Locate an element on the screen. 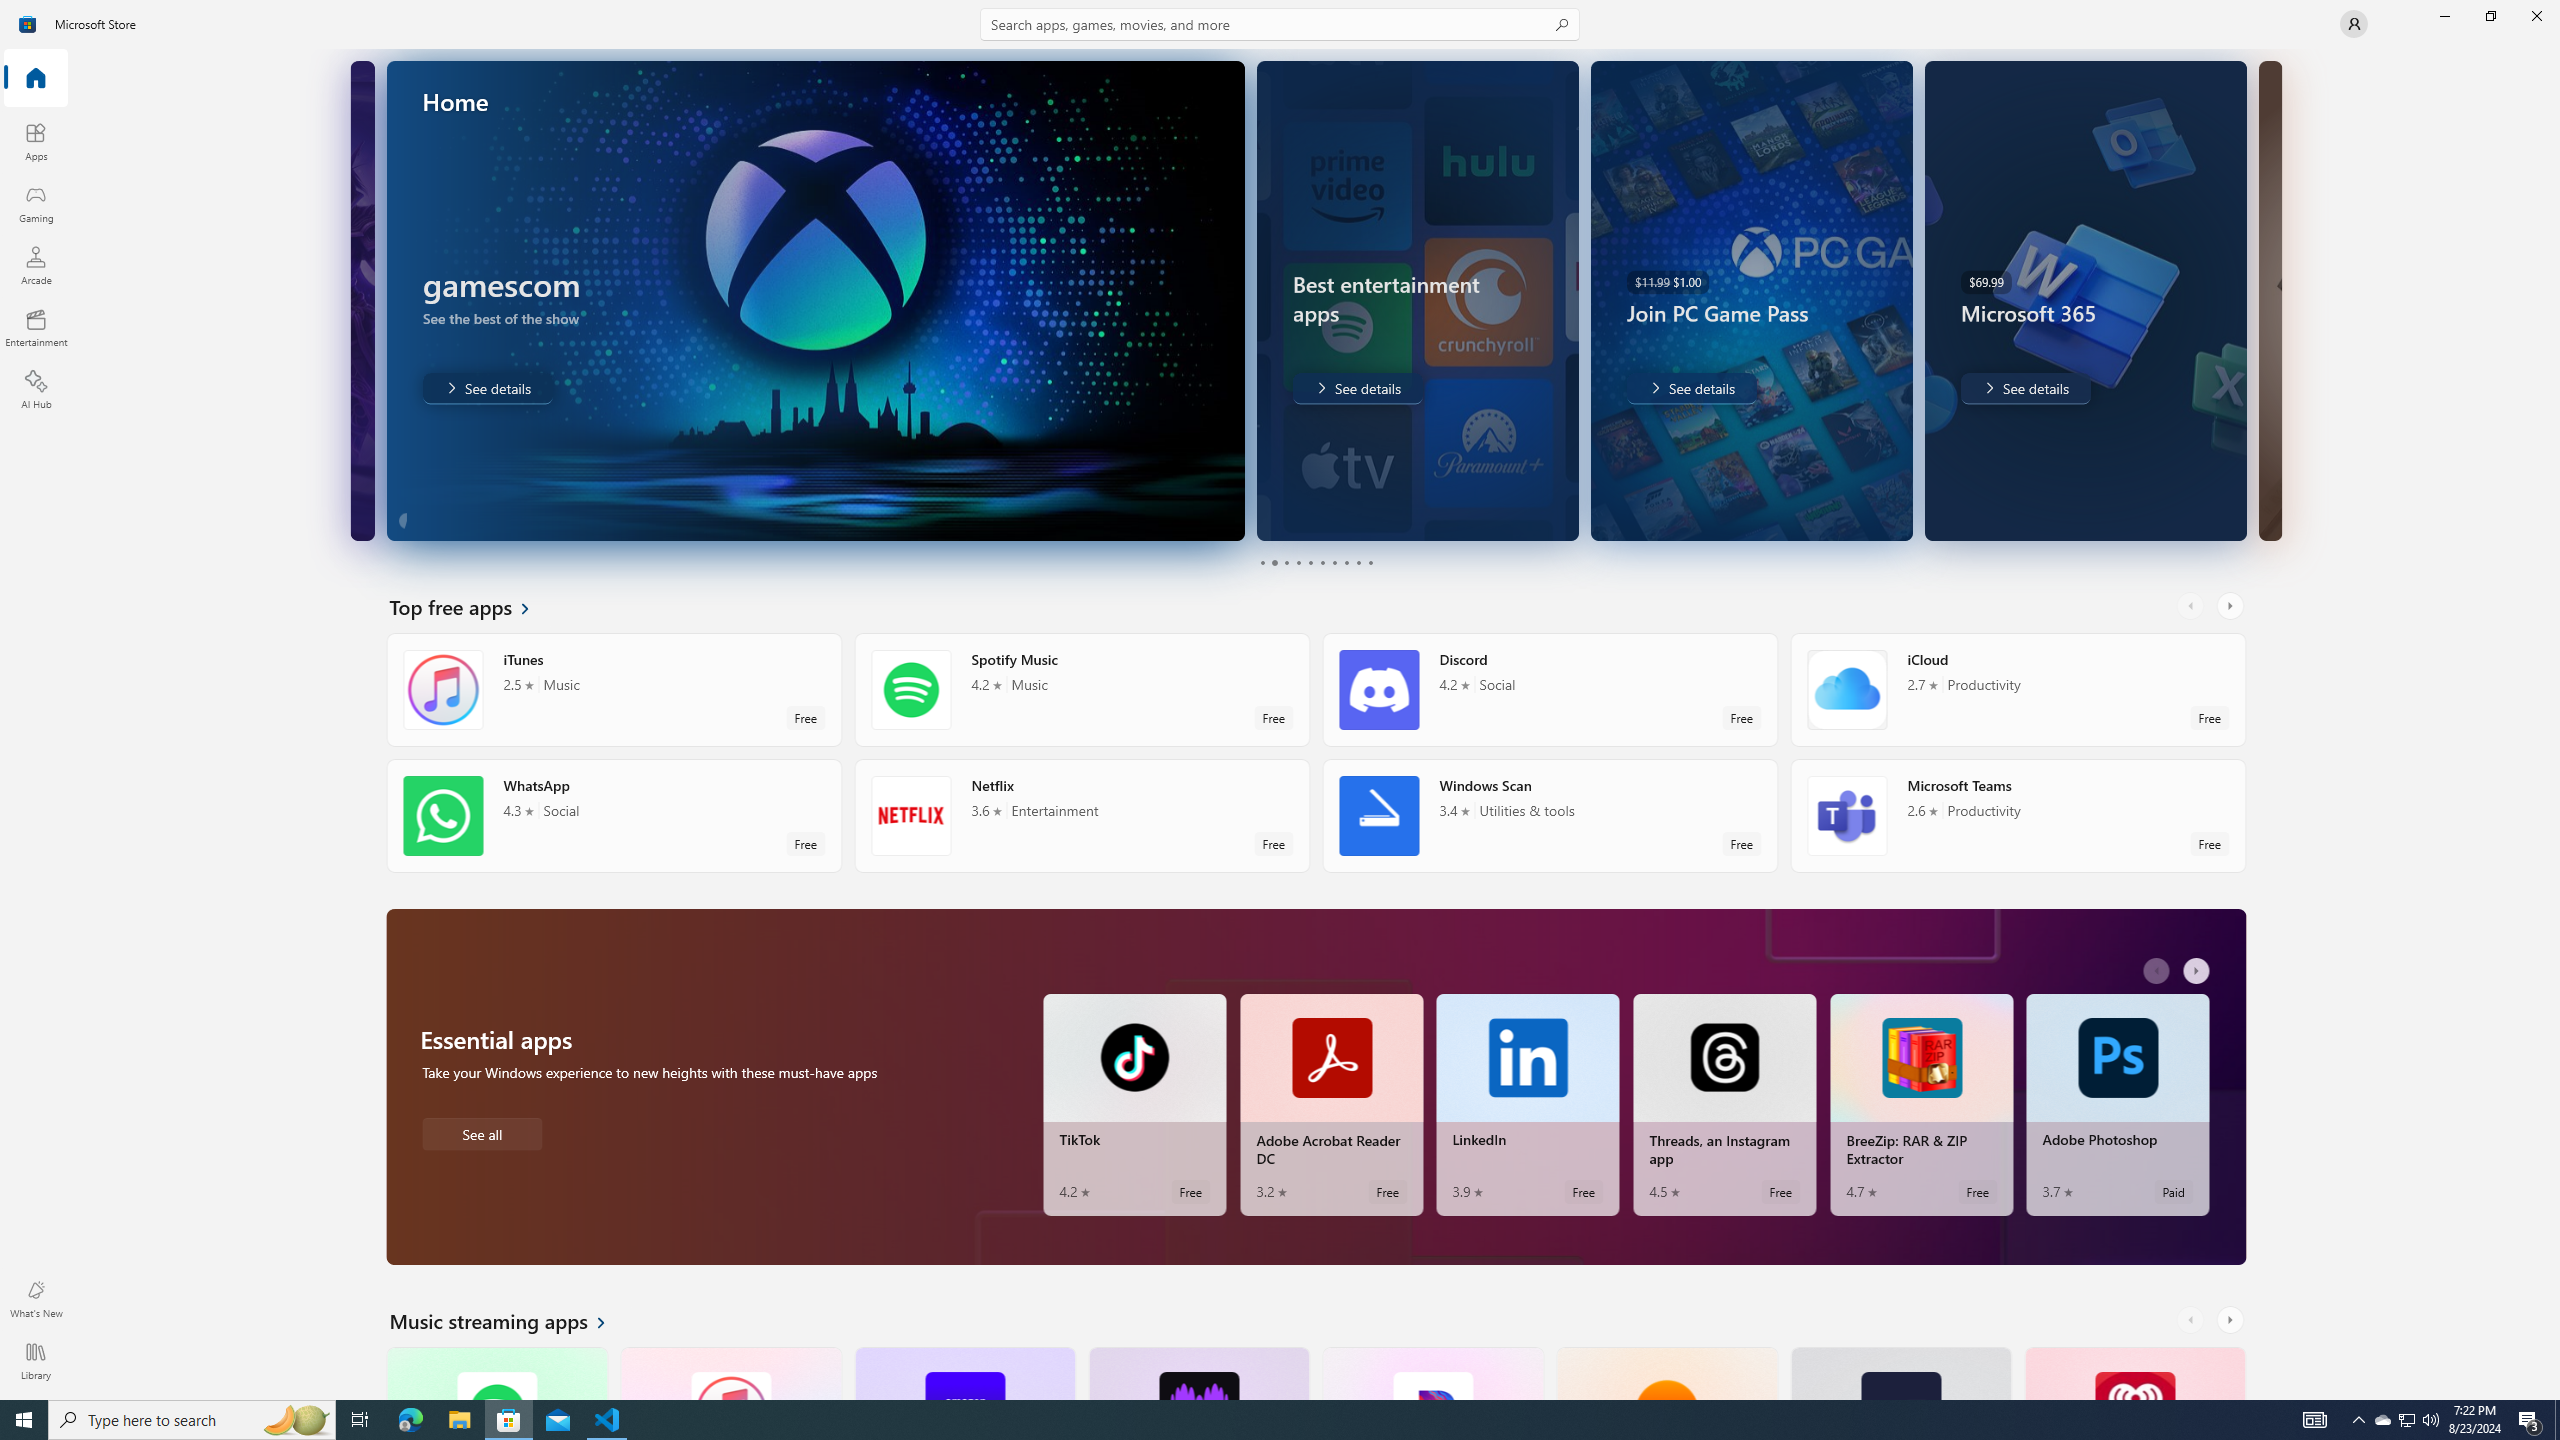 The image size is (2560, 1440). 'Page 3' is located at coordinates (1285, 562).